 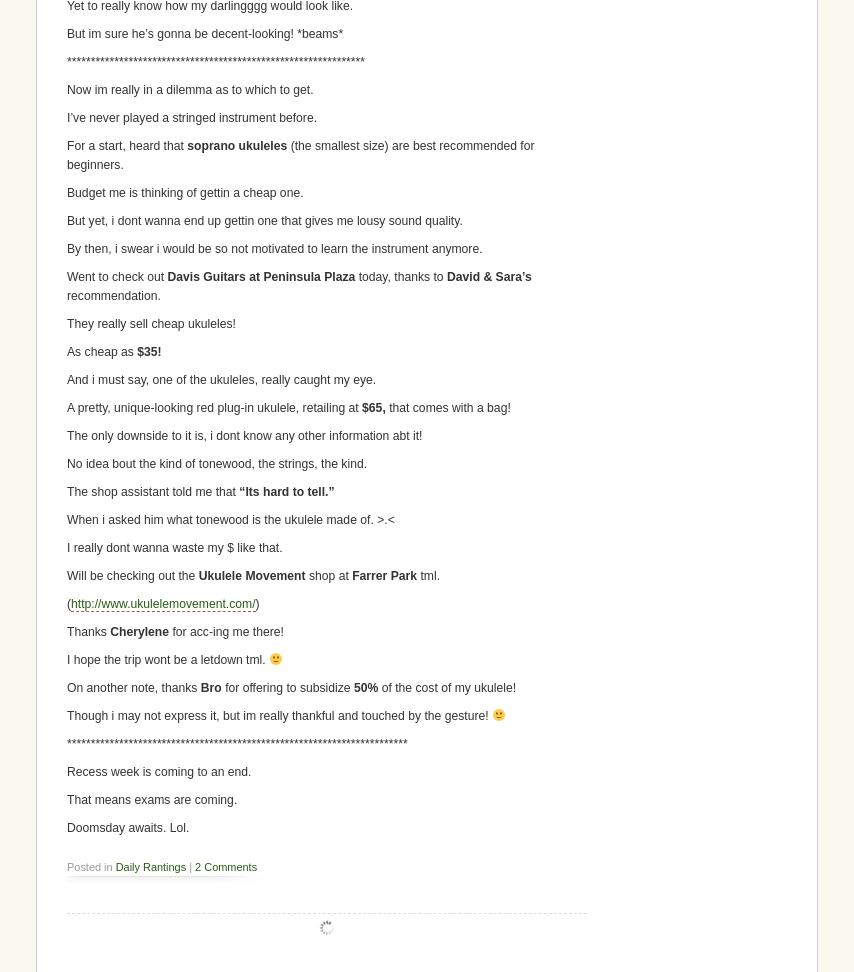 What do you see at coordinates (236, 742) in the screenshot?
I see `'************************************************************************'` at bounding box center [236, 742].